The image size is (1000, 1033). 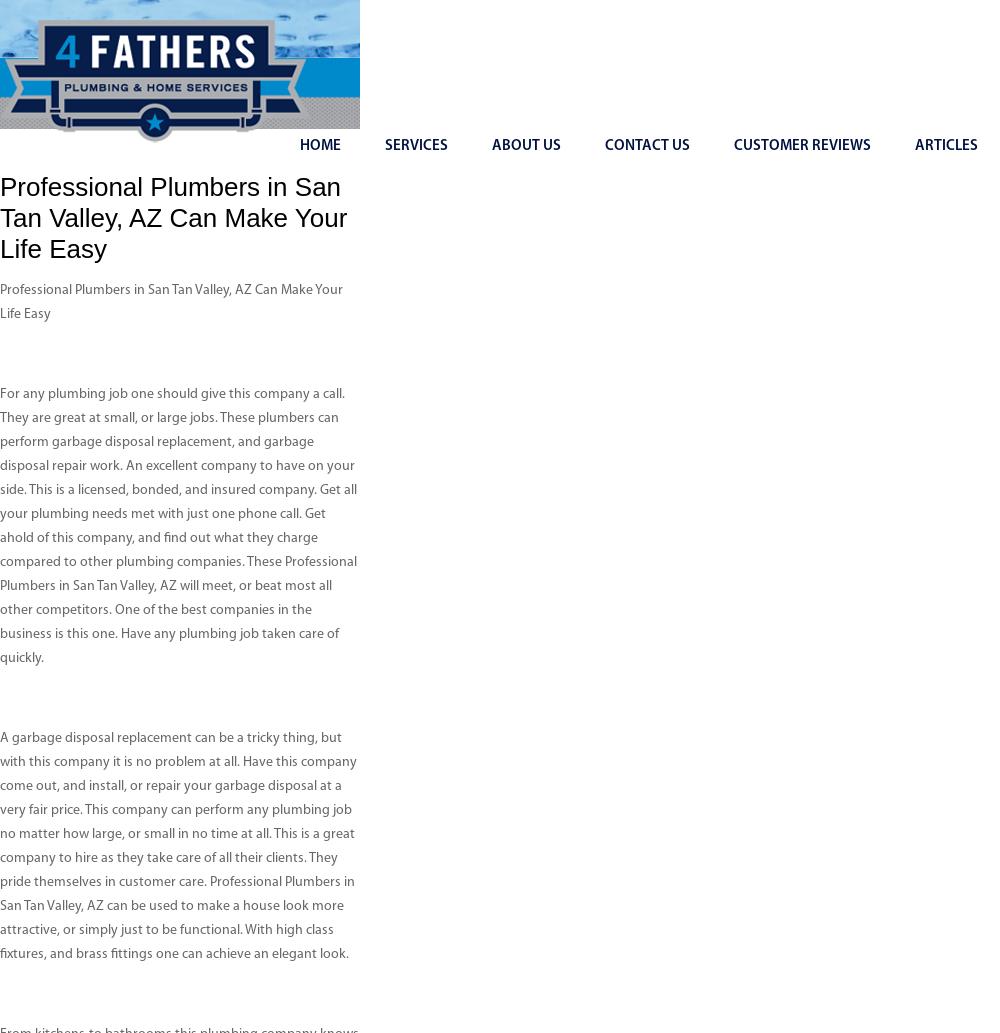 I want to click on 'About Us', so click(x=526, y=146).